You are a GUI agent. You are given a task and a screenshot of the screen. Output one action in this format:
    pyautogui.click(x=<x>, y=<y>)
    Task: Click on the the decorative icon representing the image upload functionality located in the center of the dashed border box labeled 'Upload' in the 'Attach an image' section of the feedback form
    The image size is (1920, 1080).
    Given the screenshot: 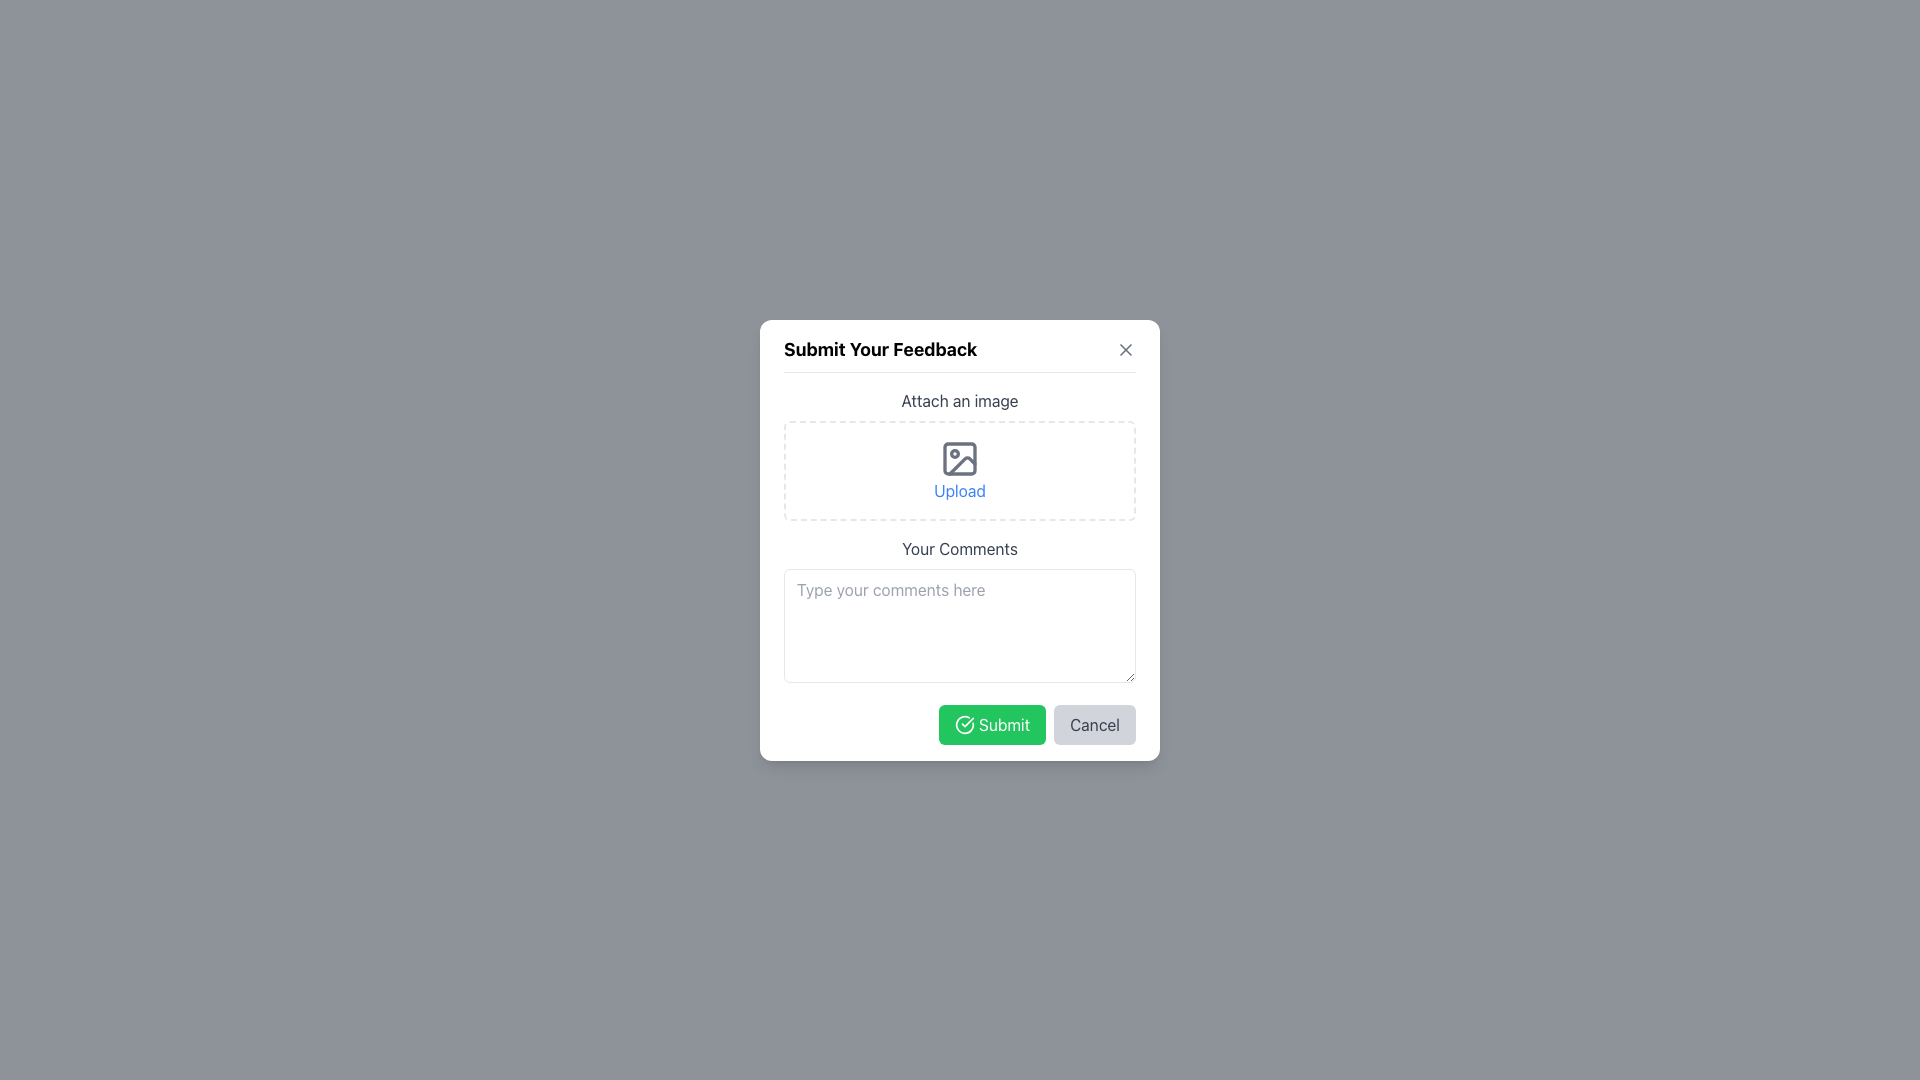 What is the action you would take?
    pyautogui.click(x=960, y=458)
    